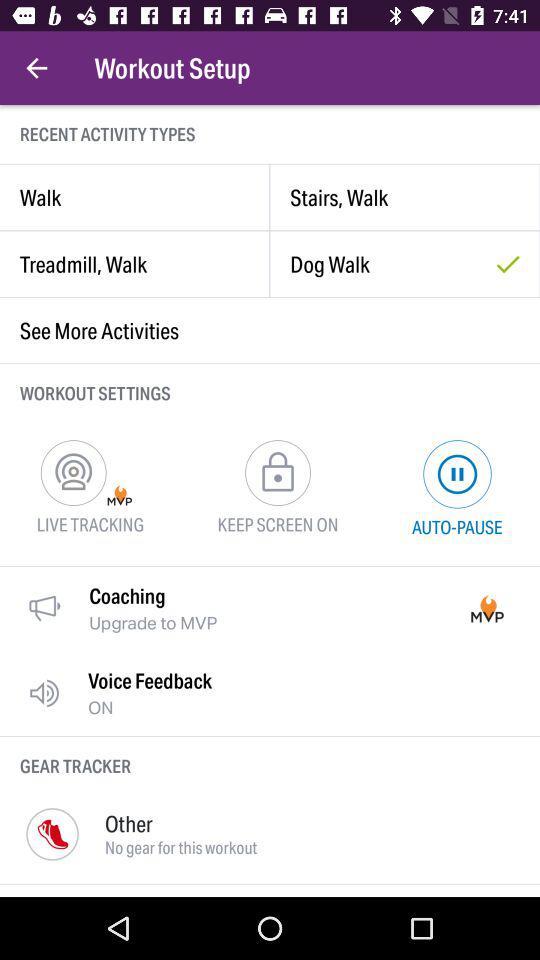 Image resolution: width=540 pixels, height=960 pixels. I want to click on the icon above the text live tracking, so click(72, 472).